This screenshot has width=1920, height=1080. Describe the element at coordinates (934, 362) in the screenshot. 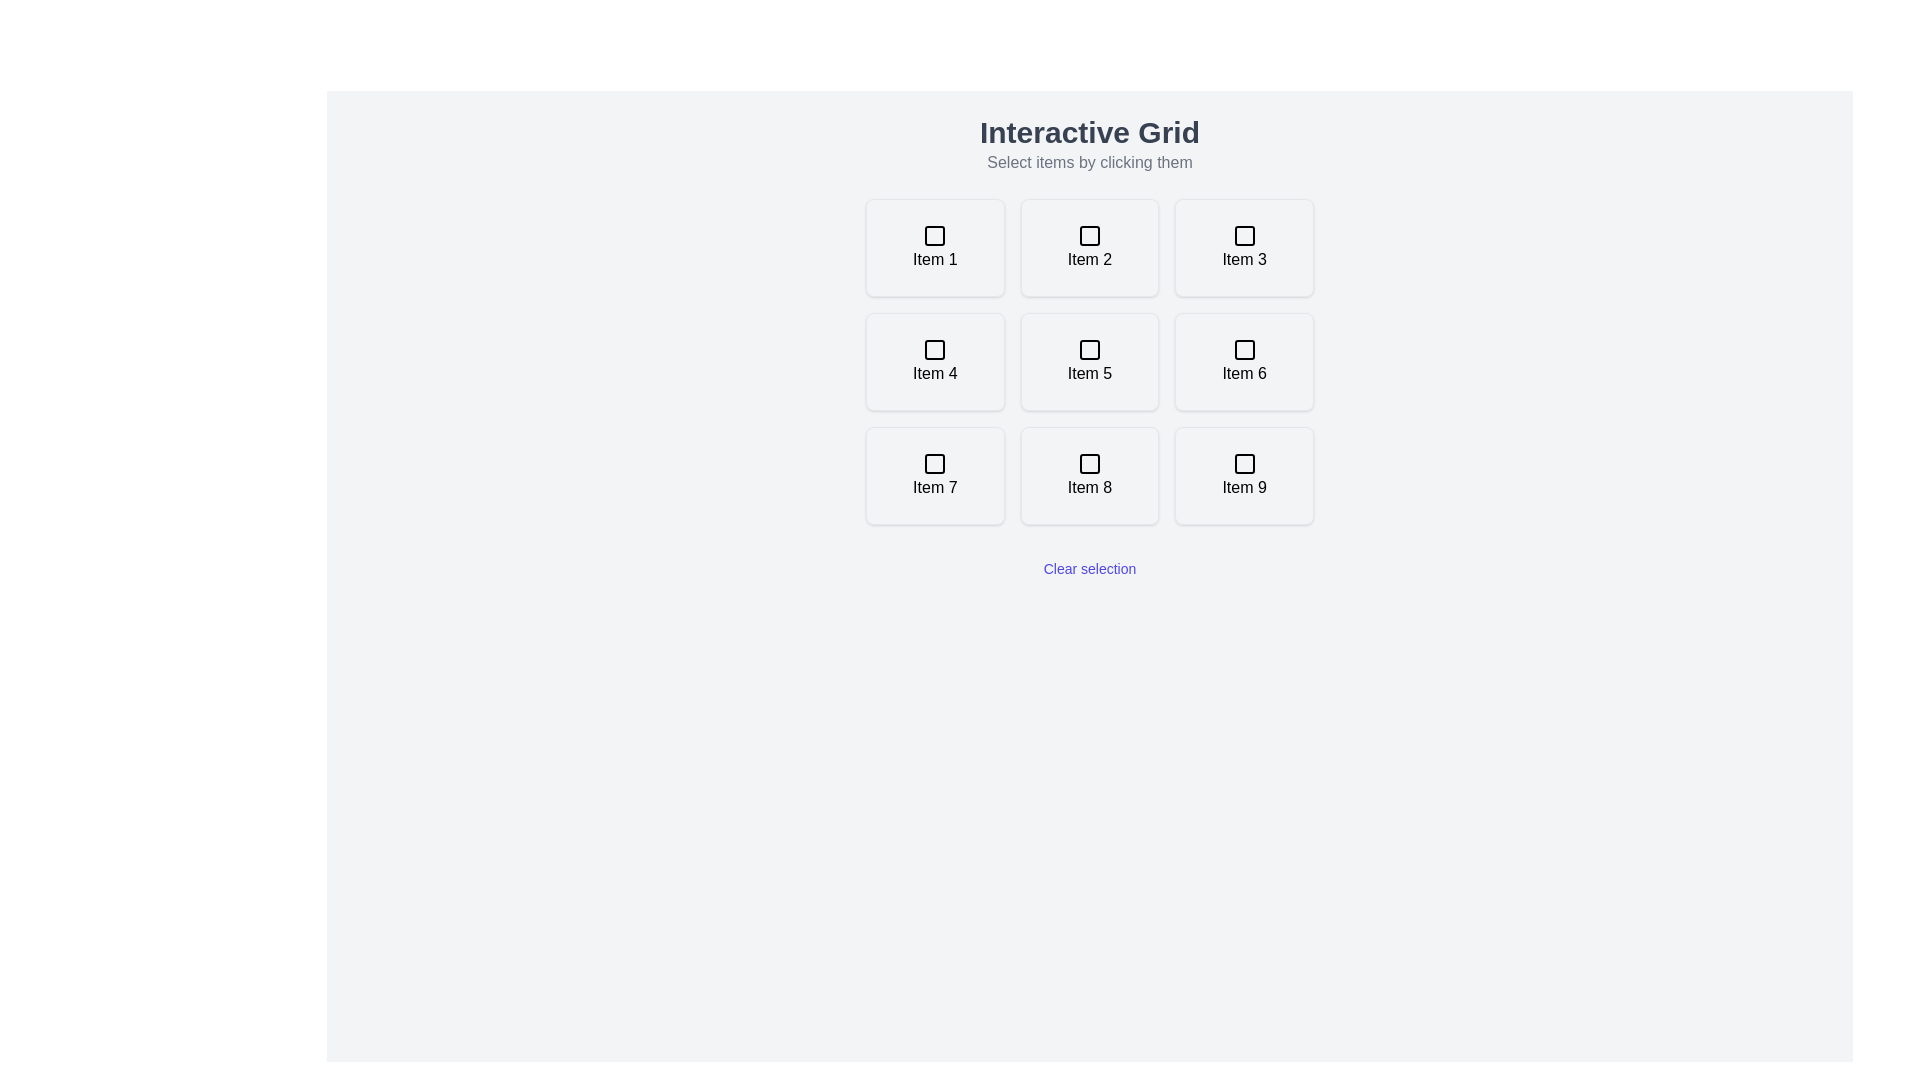

I see `the button that allows users to select 'Item 4' in the second row and first column of the 3x3 grid layout` at that location.